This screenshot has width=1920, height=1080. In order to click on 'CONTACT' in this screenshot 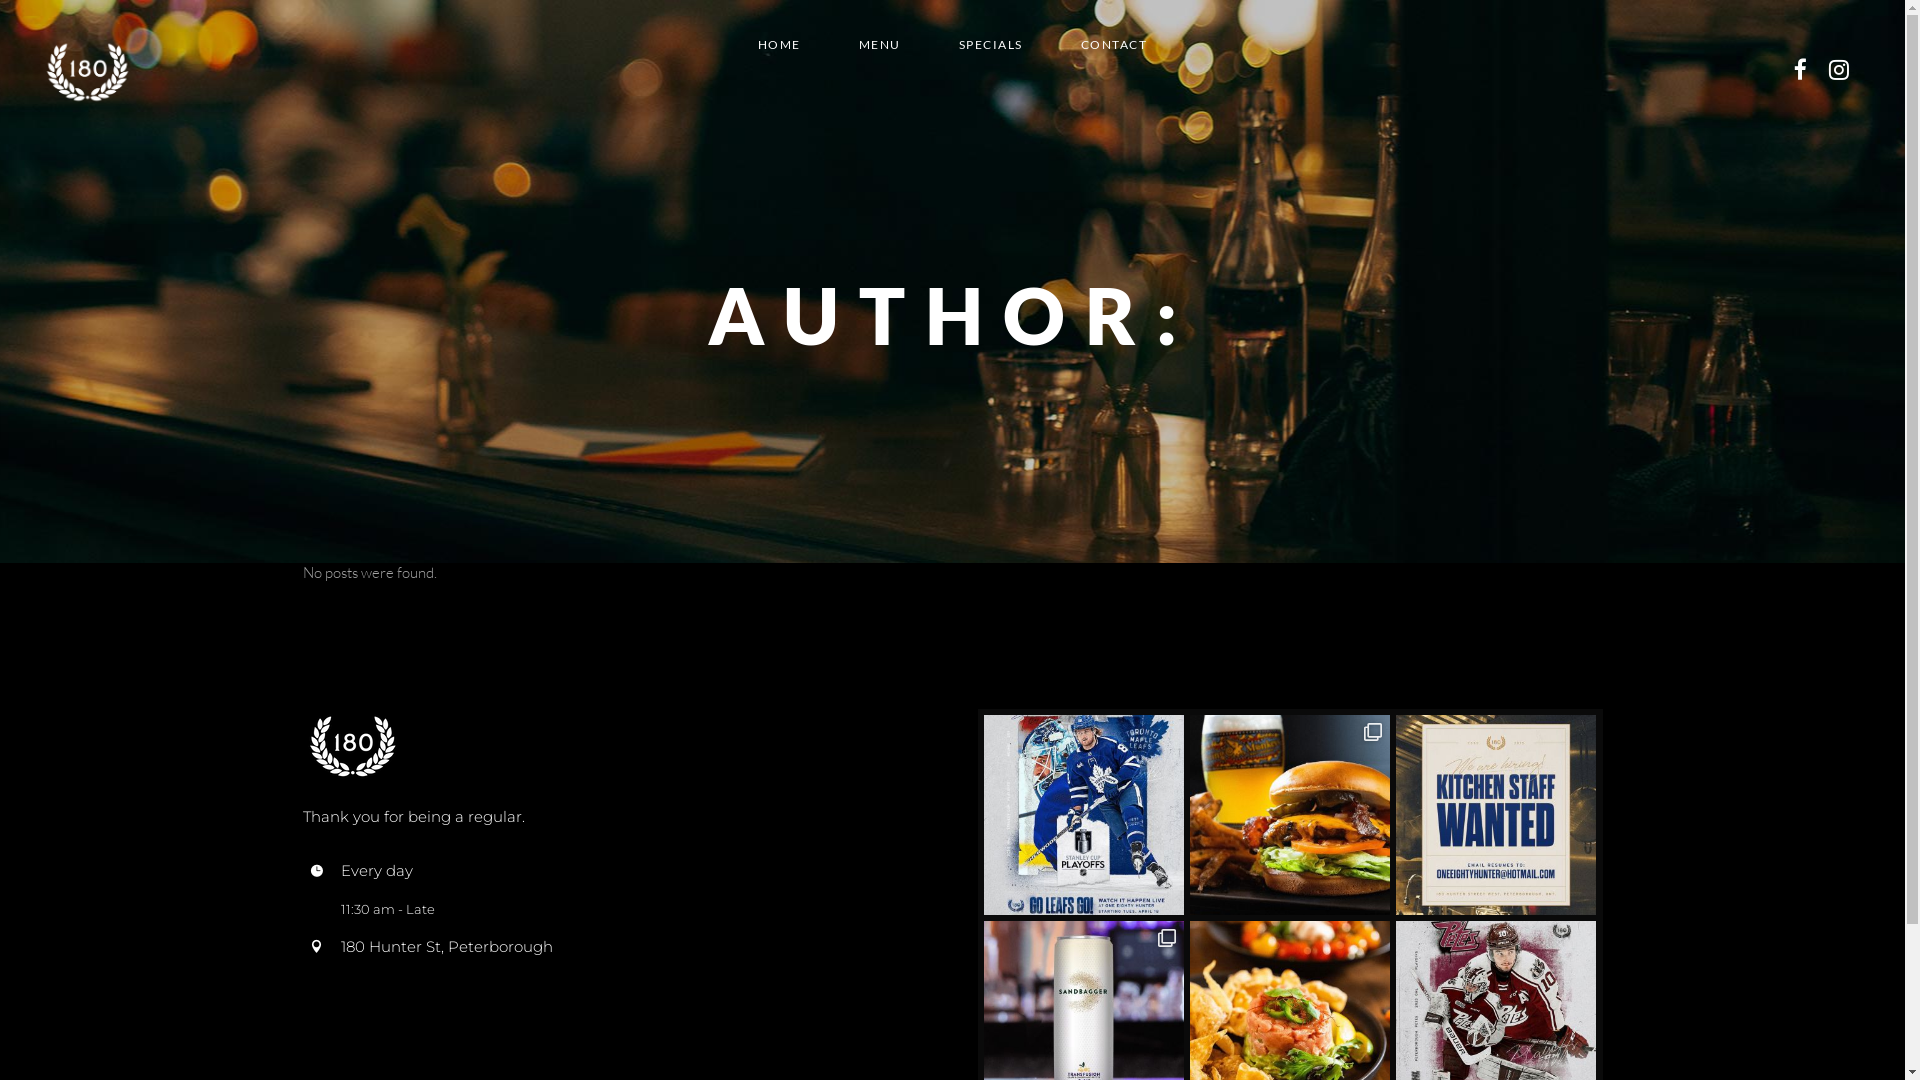, I will do `click(1050, 44)`.